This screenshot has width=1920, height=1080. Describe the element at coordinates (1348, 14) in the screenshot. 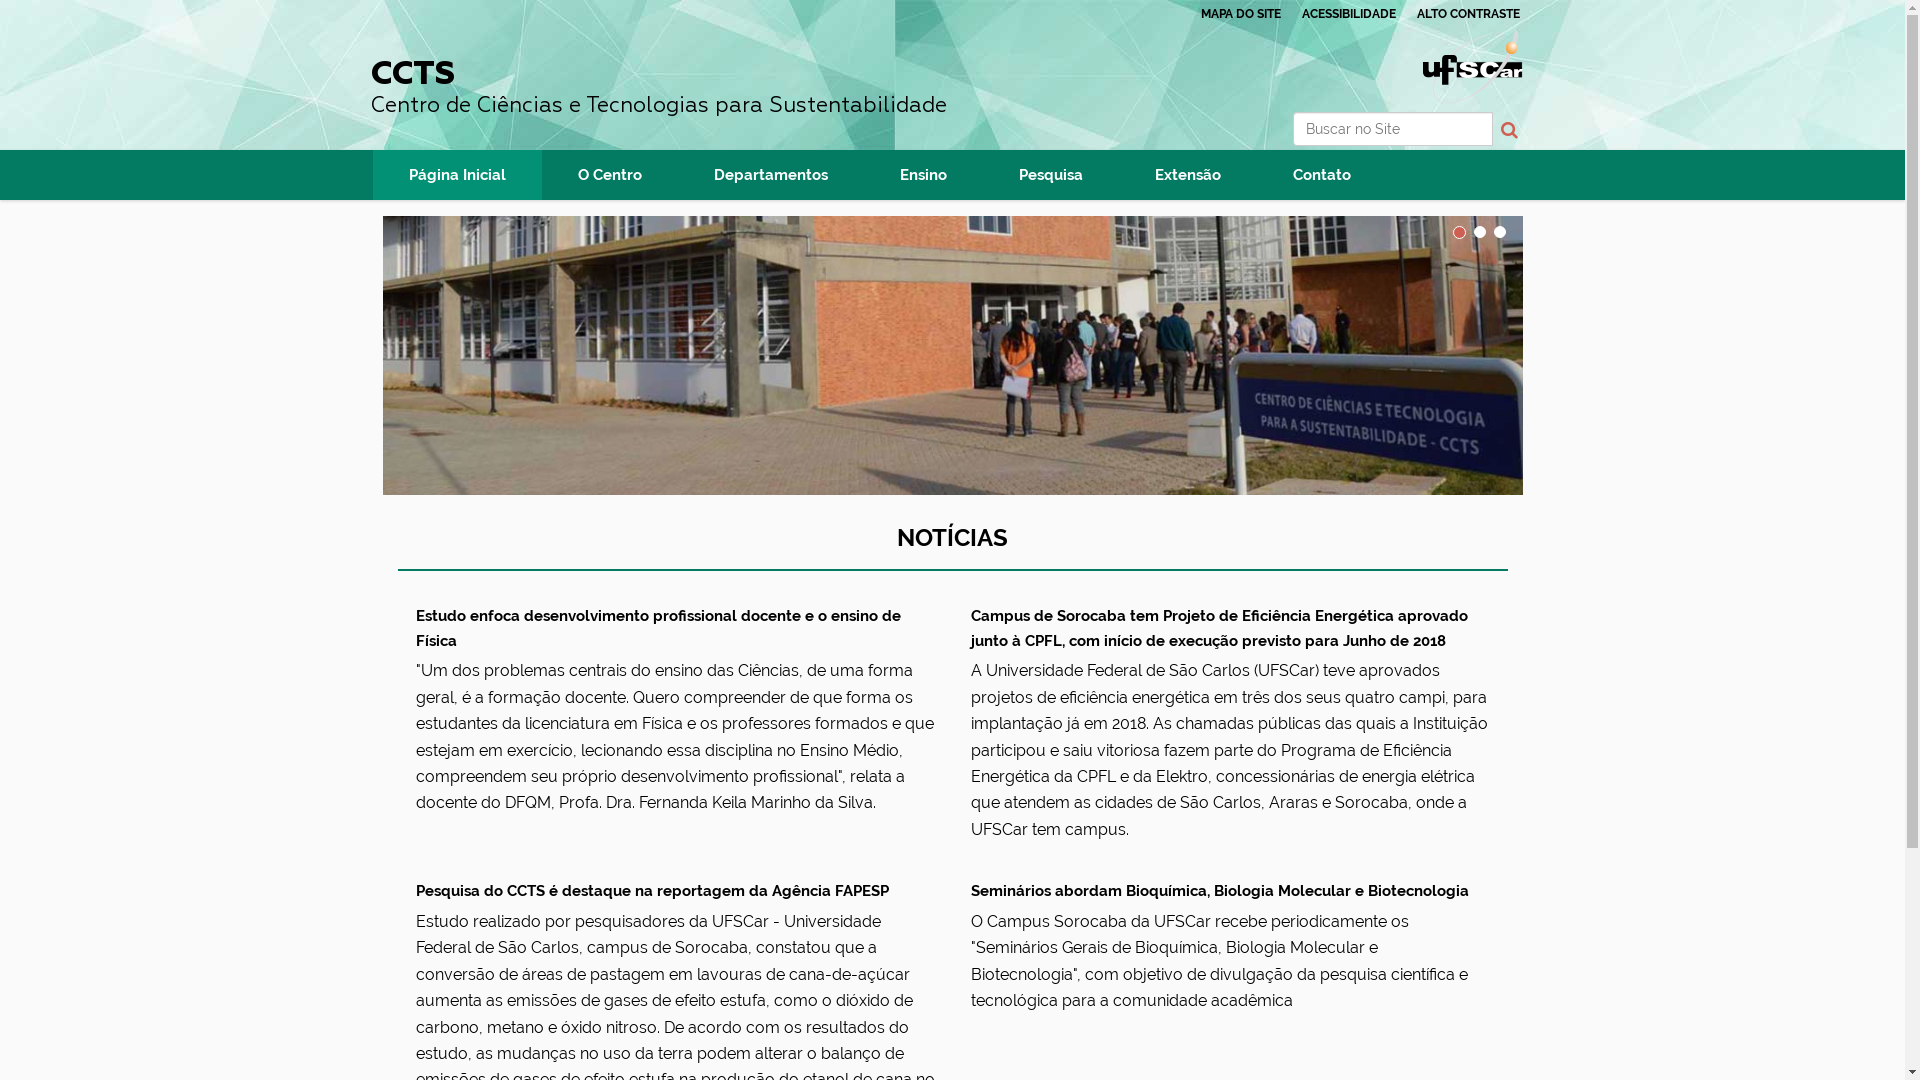

I see `'ACESSIBILIDADE'` at that location.